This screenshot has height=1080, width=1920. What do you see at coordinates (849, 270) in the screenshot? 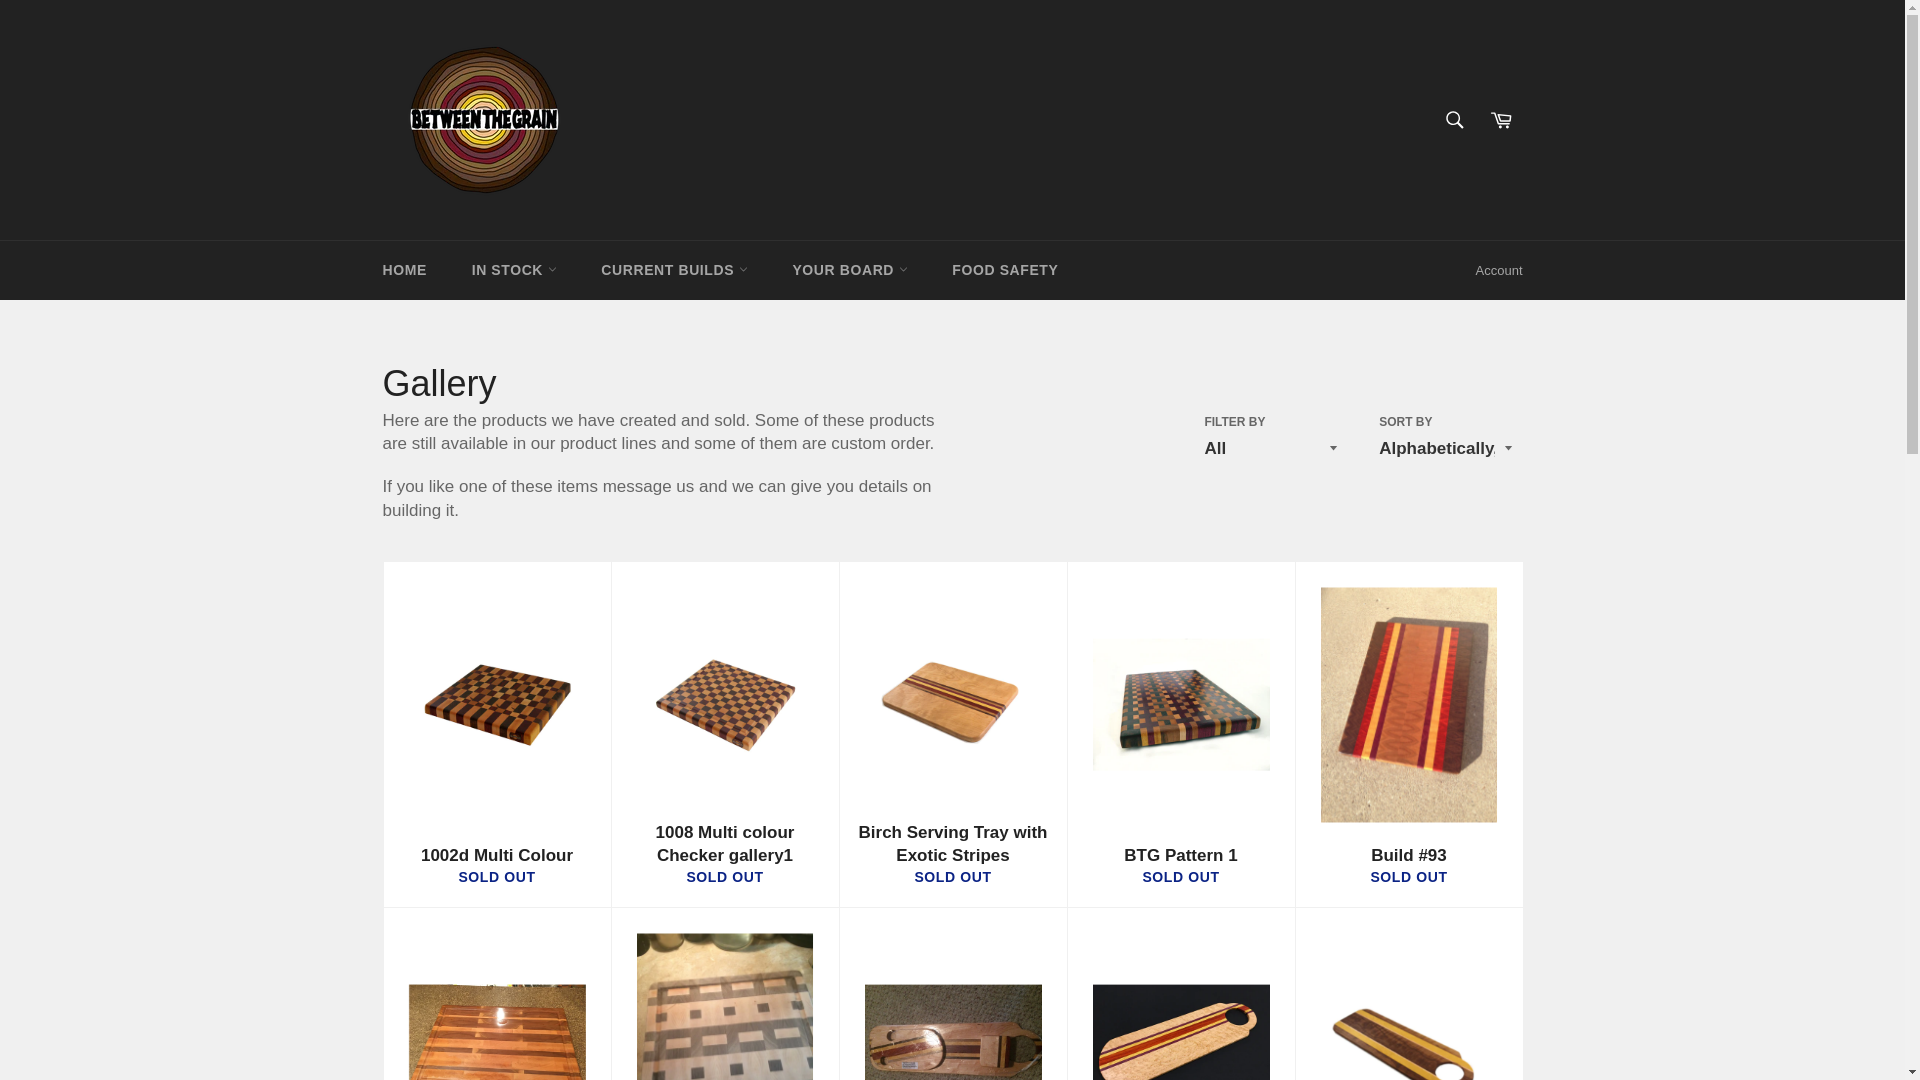
I see `'YOUR BOARD'` at bounding box center [849, 270].